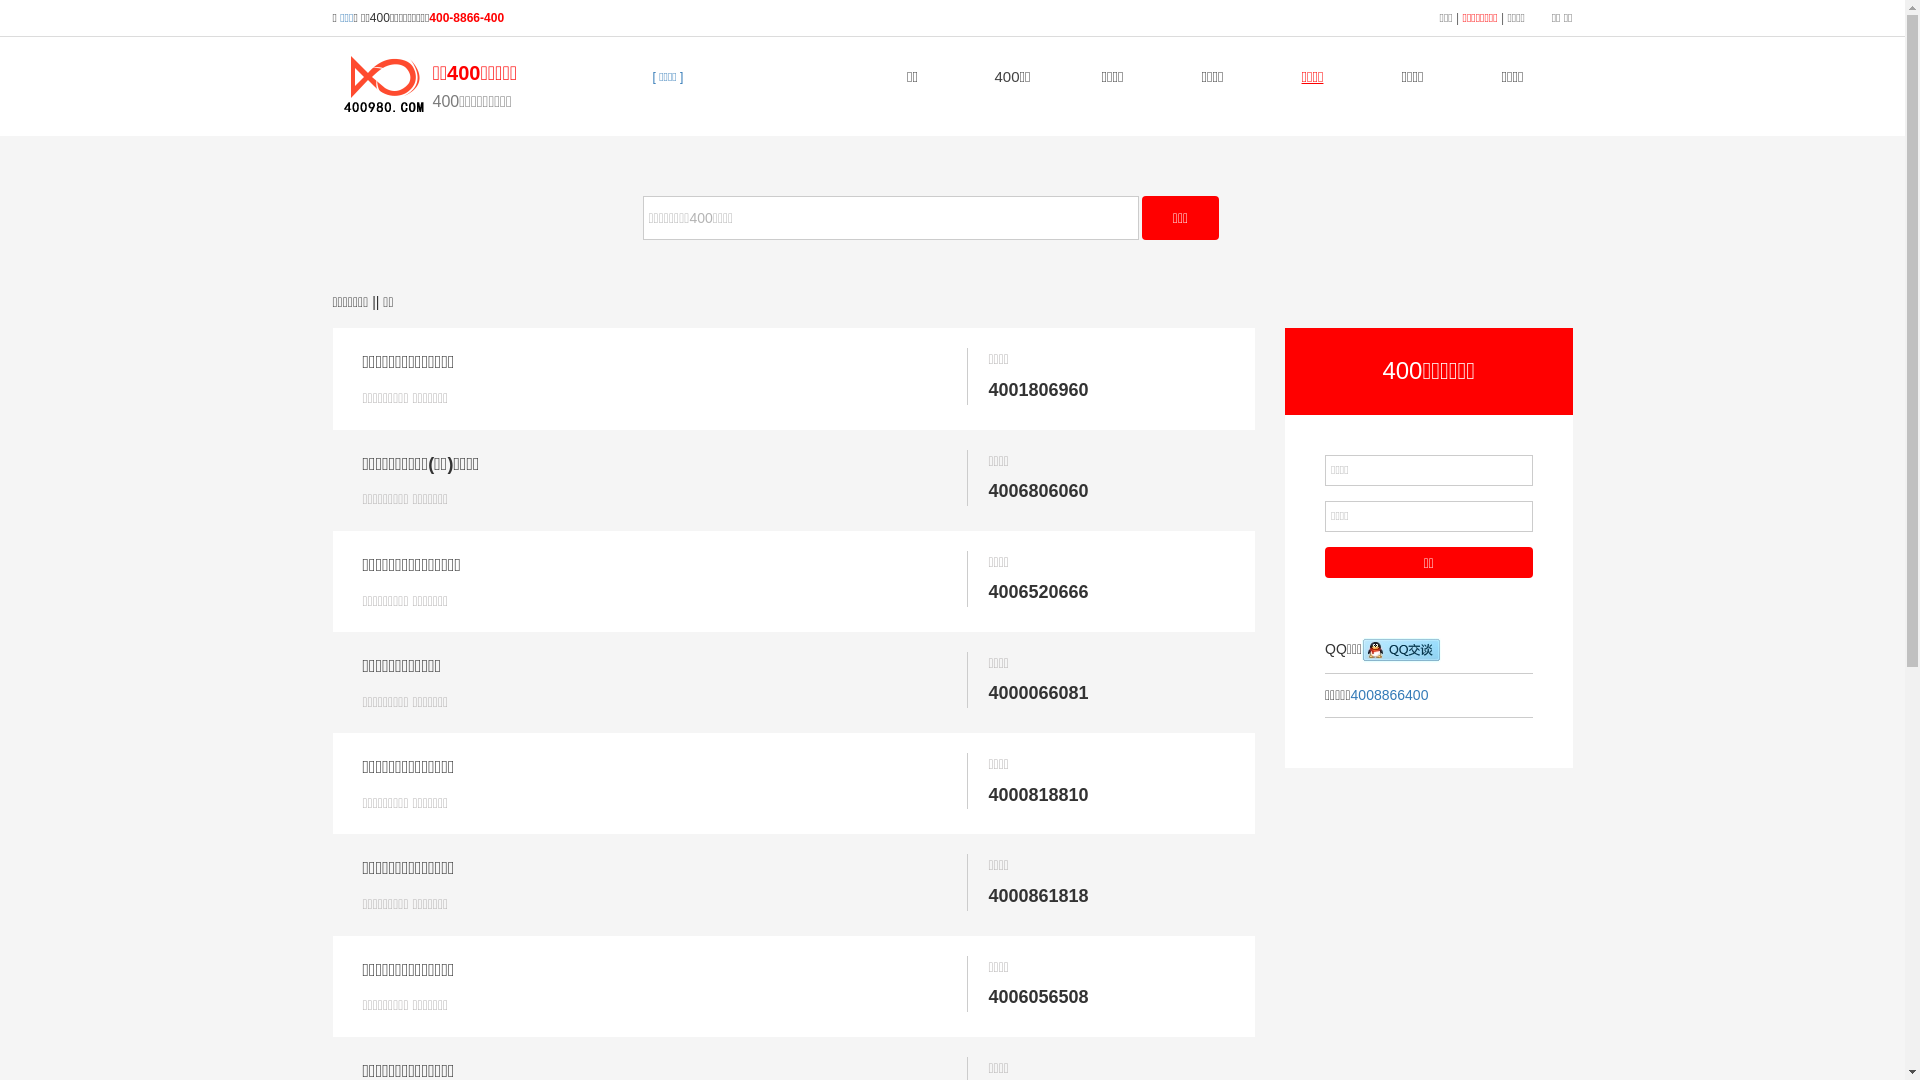 Image resolution: width=1920 pixels, height=1080 pixels. What do you see at coordinates (1389, 693) in the screenshot?
I see `'4008866400'` at bounding box center [1389, 693].